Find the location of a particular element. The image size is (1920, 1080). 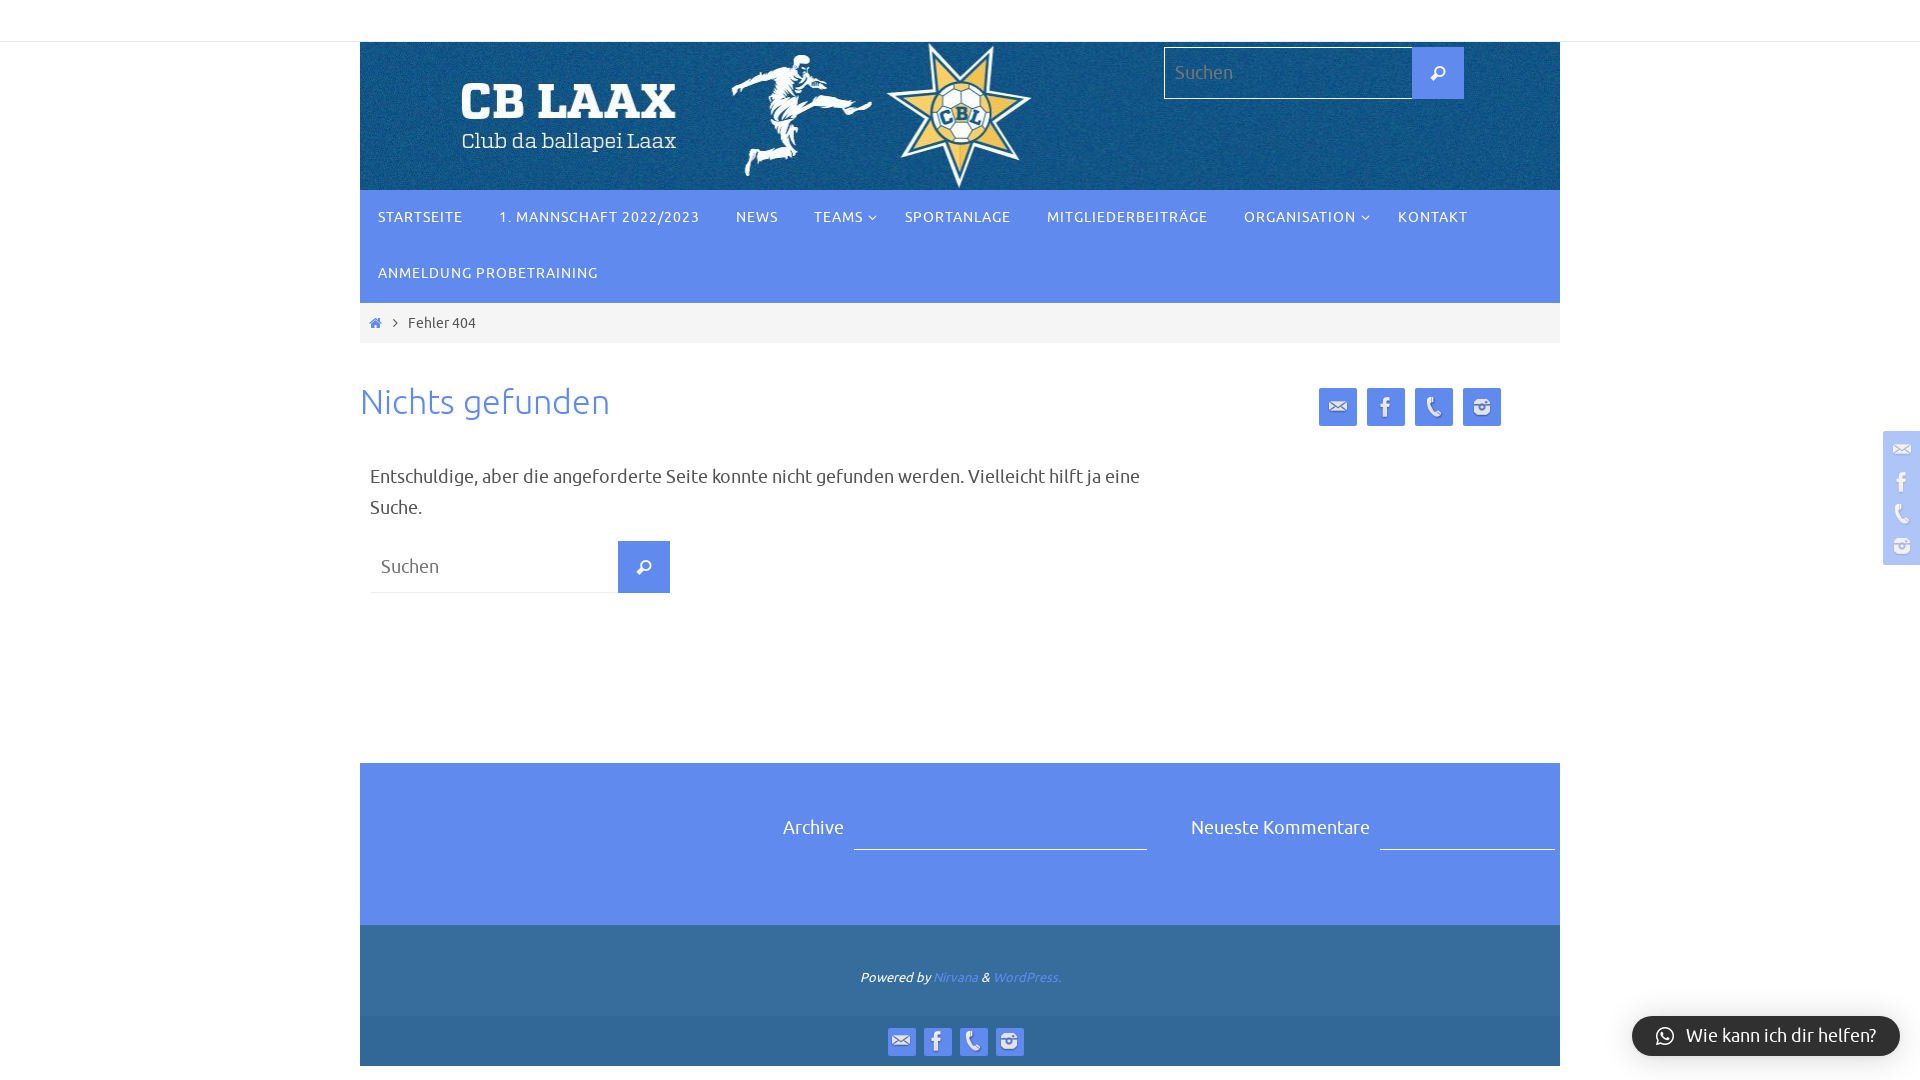

'Nirvana' is located at coordinates (953, 976).